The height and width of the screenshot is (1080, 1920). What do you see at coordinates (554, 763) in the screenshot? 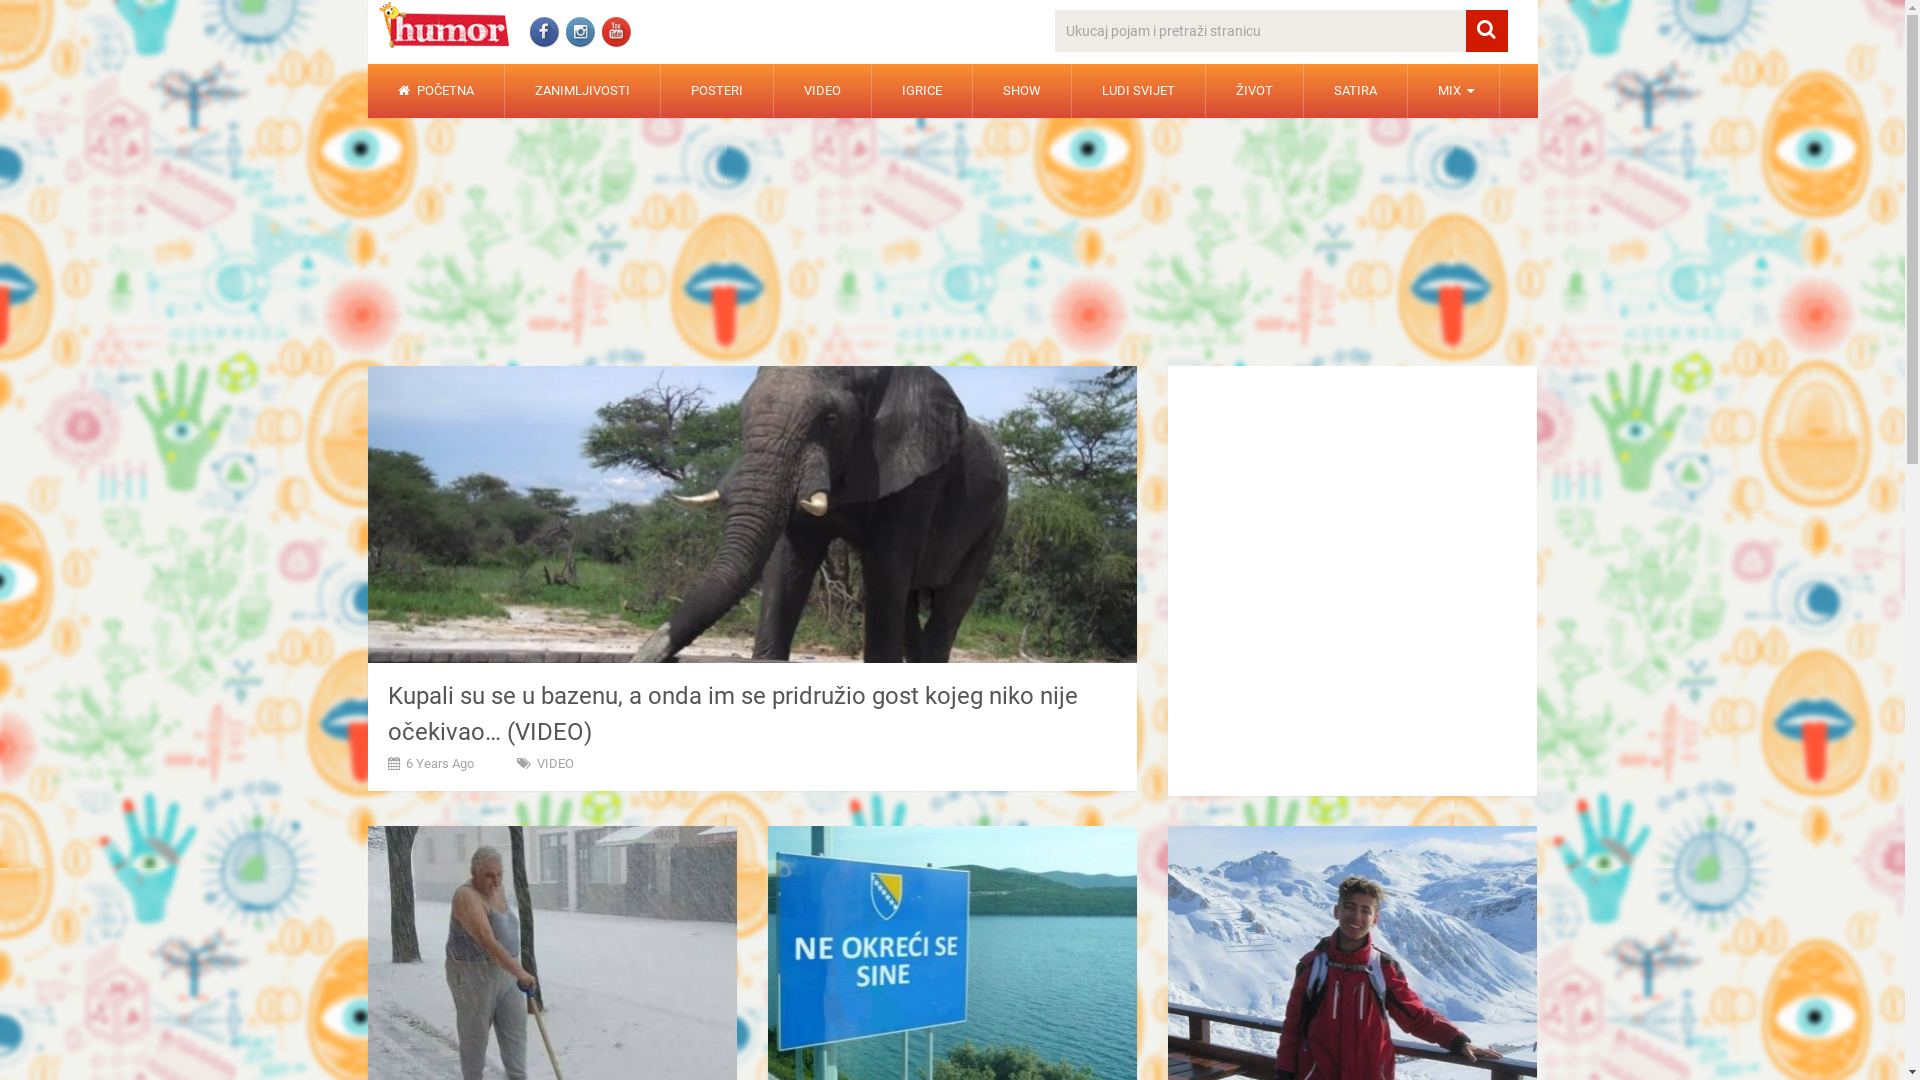
I see `'VIDEO'` at bounding box center [554, 763].